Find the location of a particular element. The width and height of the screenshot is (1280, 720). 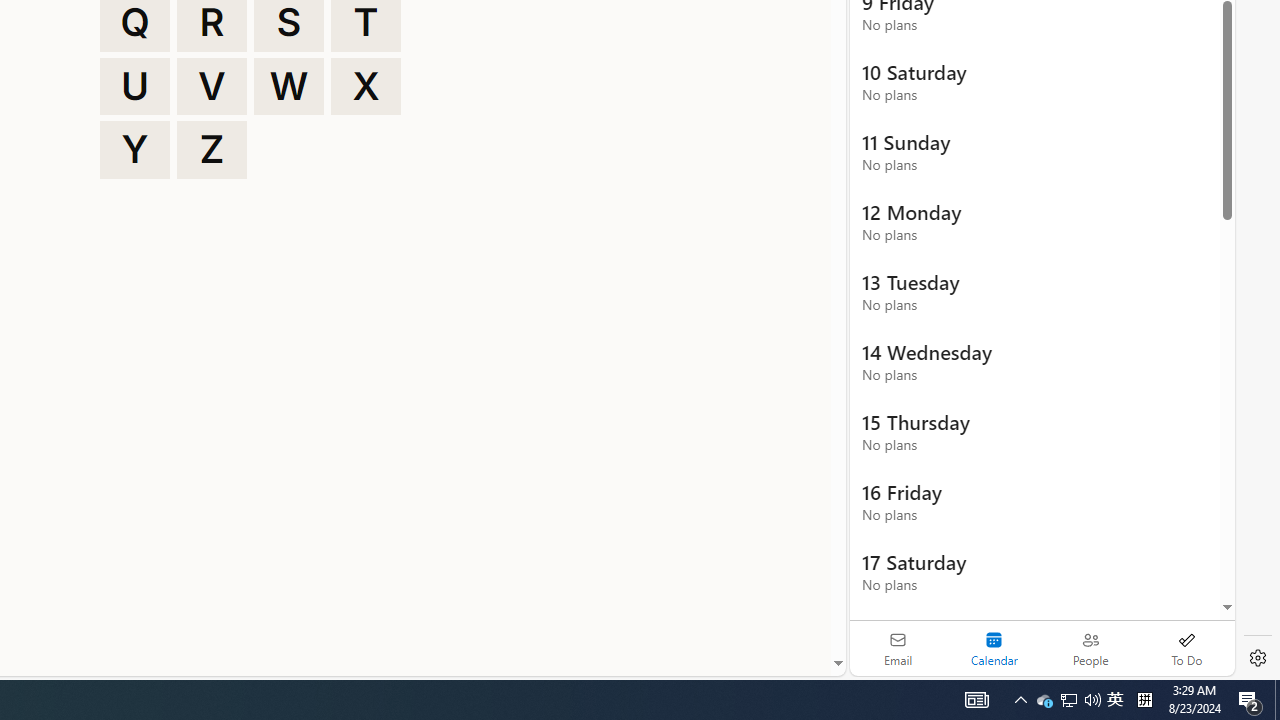

'Y' is located at coordinates (134, 149).